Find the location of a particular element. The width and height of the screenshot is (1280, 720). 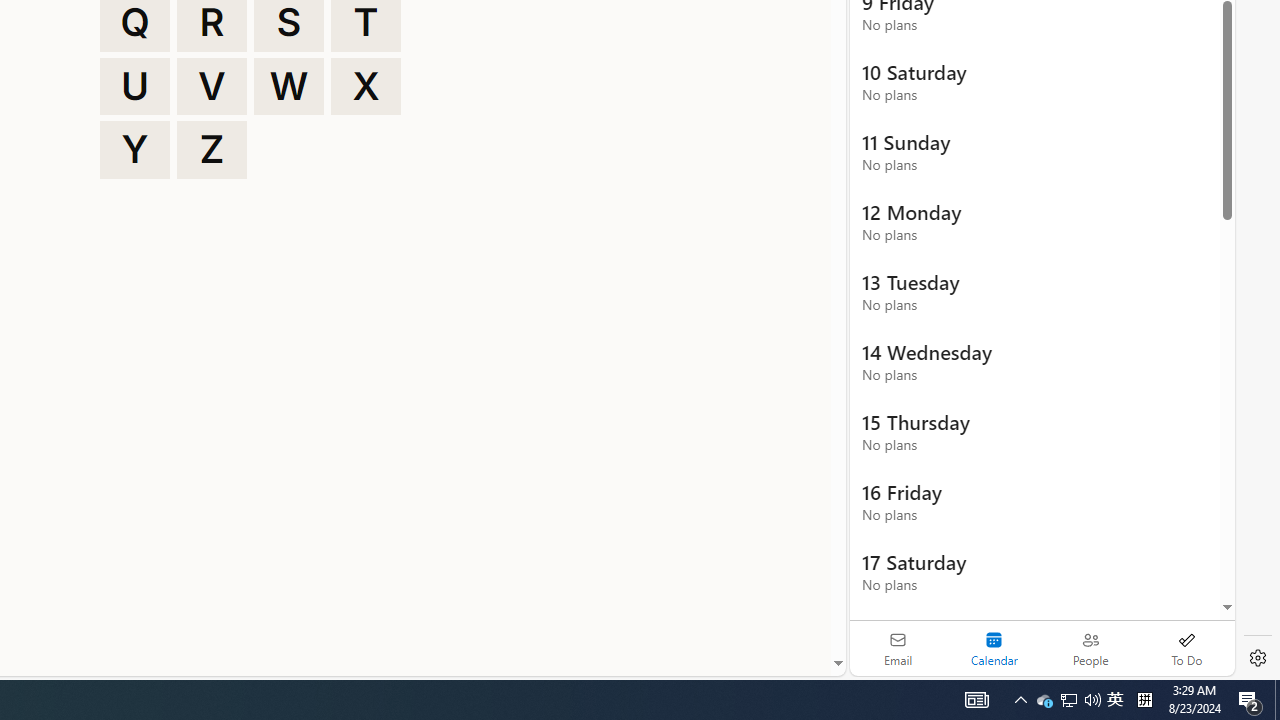

'Y' is located at coordinates (134, 149).